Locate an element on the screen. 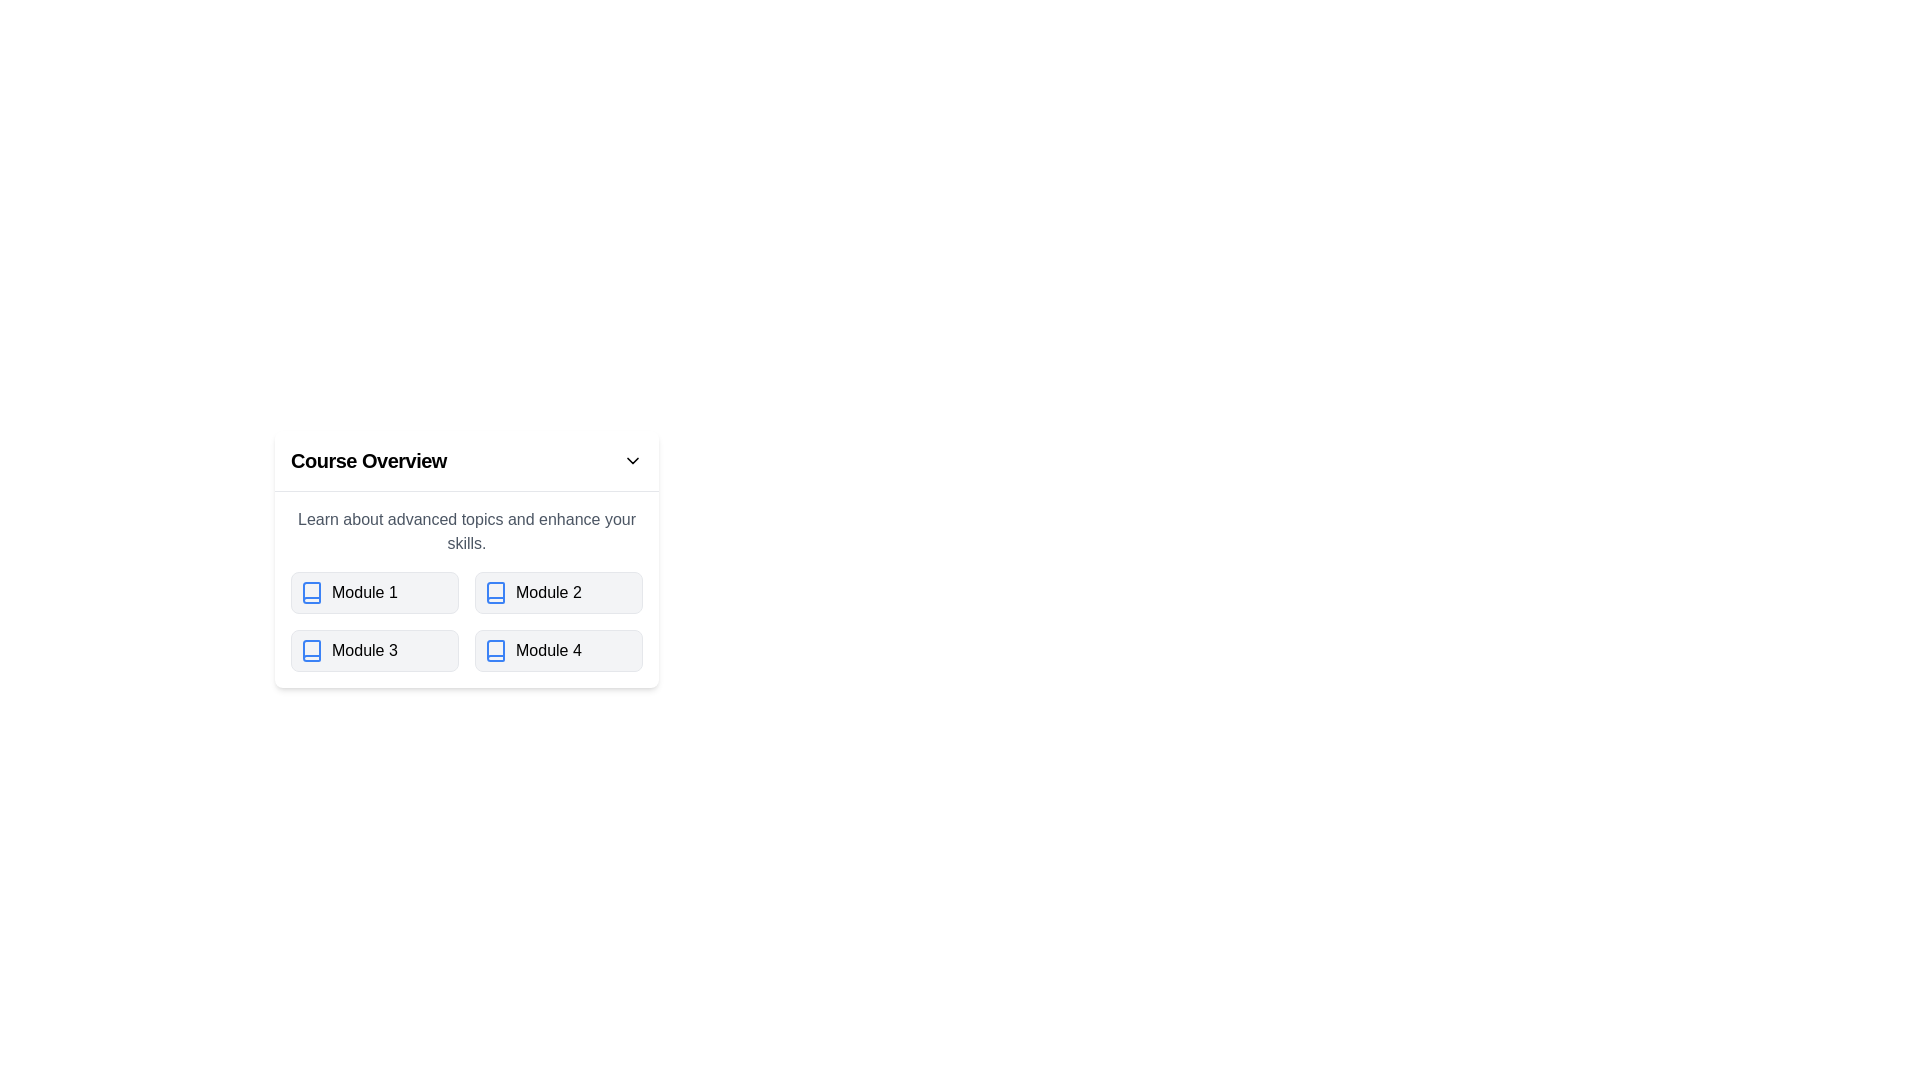 The width and height of the screenshot is (1920, 1080). the Text Label for Module 4, which indicates its function as a selectable option is located at coordinates (548, 651).